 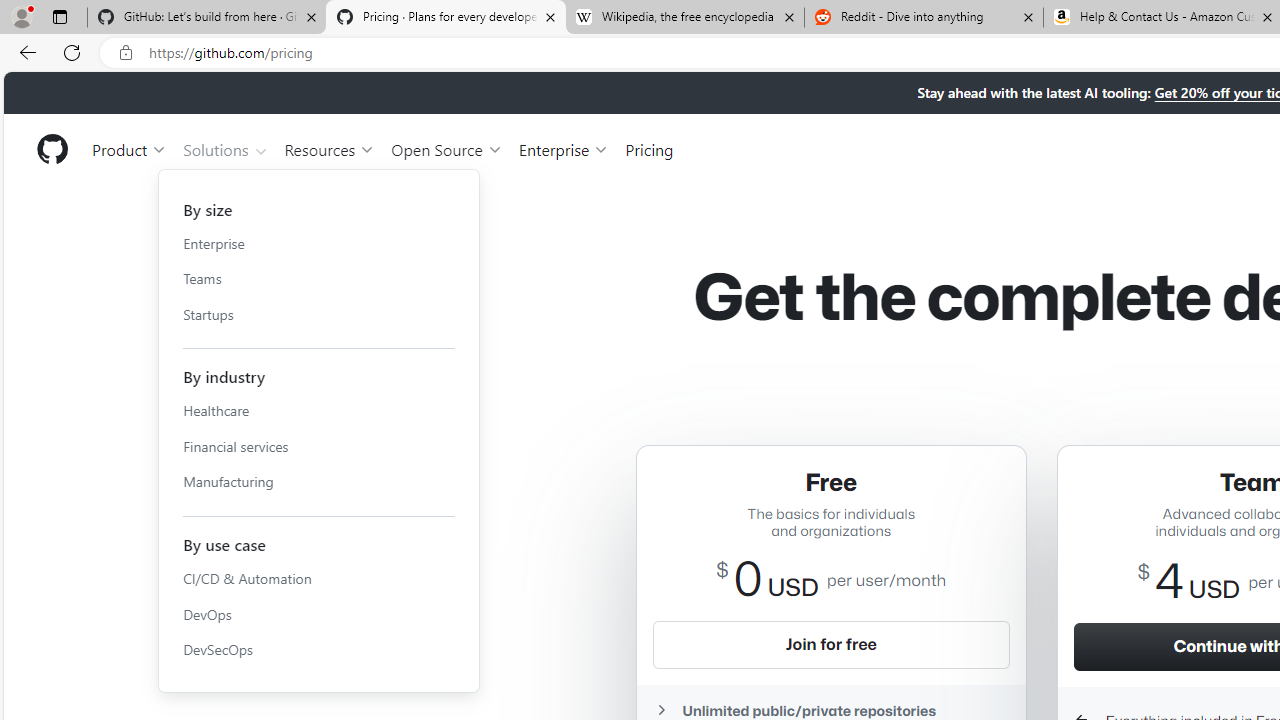 What do you see at coordinates (318, 482) in the screenshot?
I see `'Manufacturing'` at bounding box center [318, 482].